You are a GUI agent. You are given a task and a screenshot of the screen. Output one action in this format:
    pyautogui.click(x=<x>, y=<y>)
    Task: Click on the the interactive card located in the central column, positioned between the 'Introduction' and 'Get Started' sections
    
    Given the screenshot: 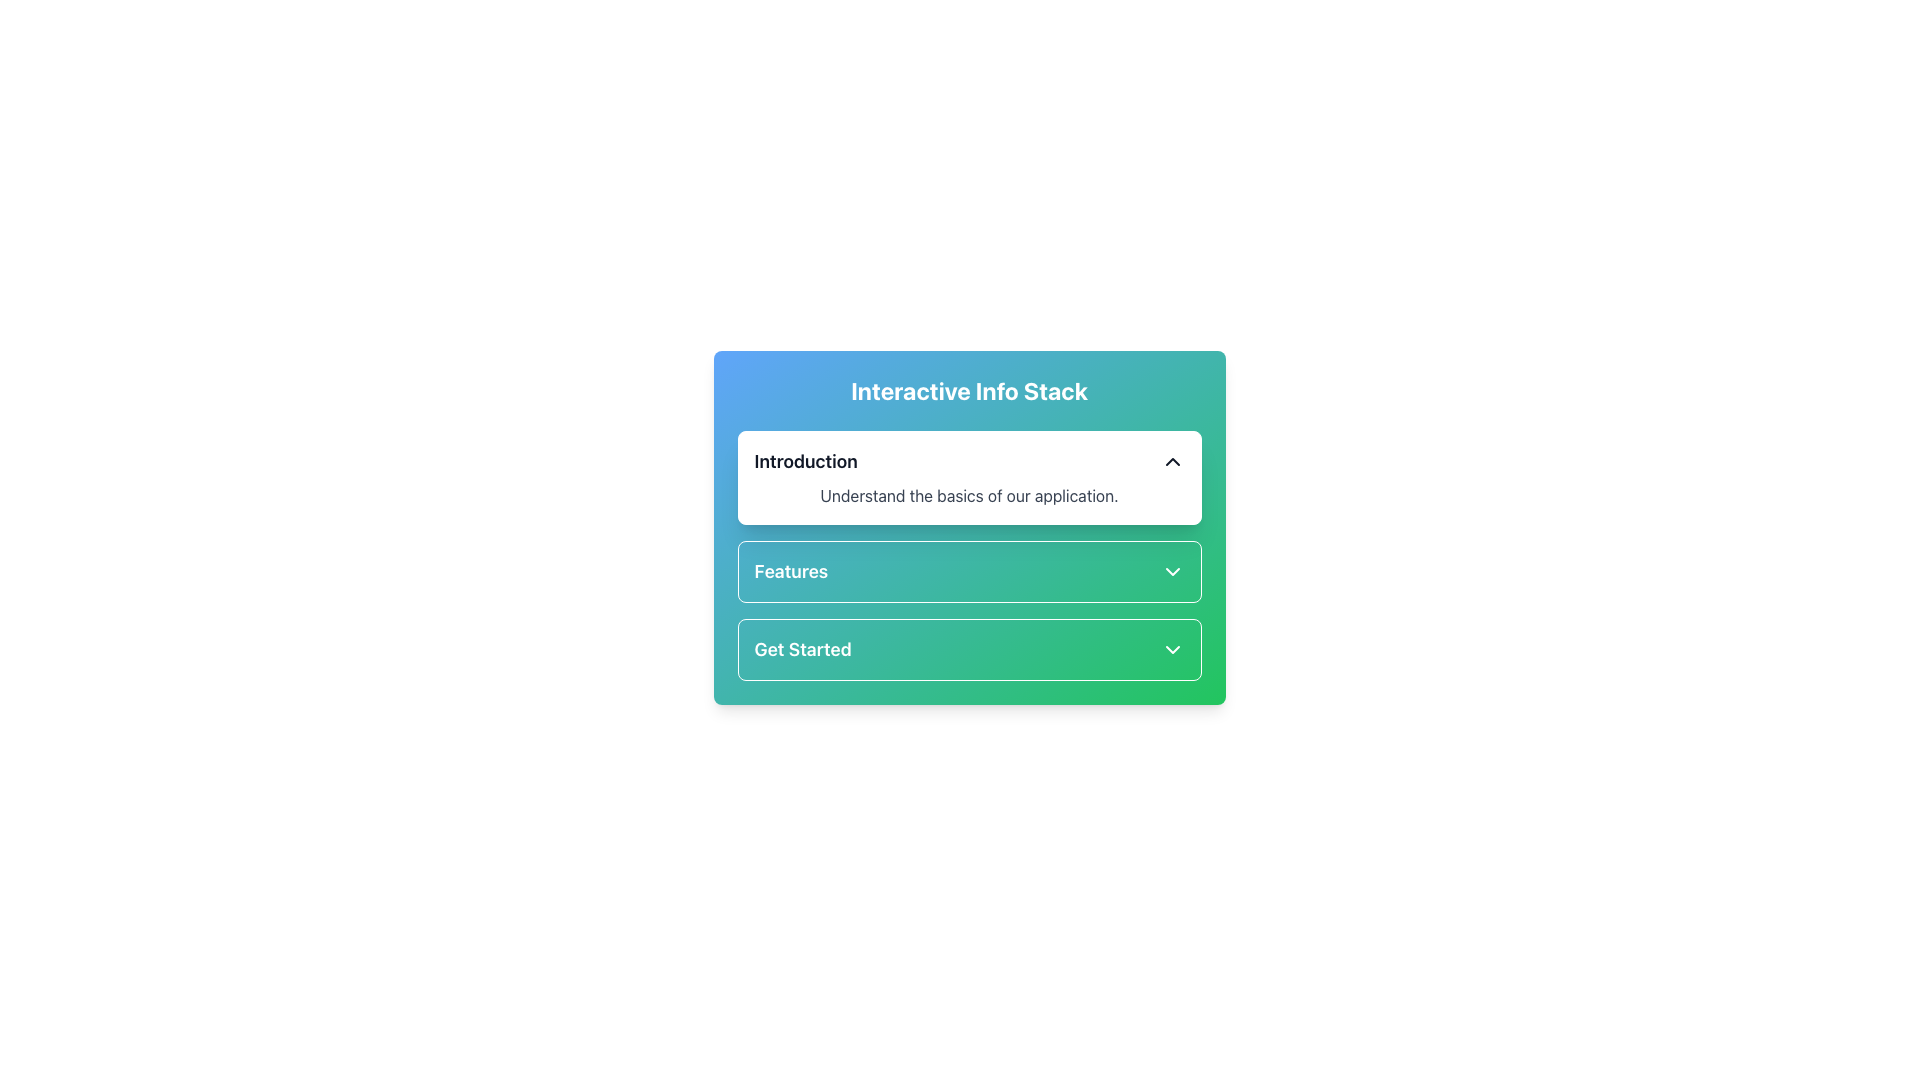 What is the action you would take?
    pyautogui.click(x=969, y=555)
    